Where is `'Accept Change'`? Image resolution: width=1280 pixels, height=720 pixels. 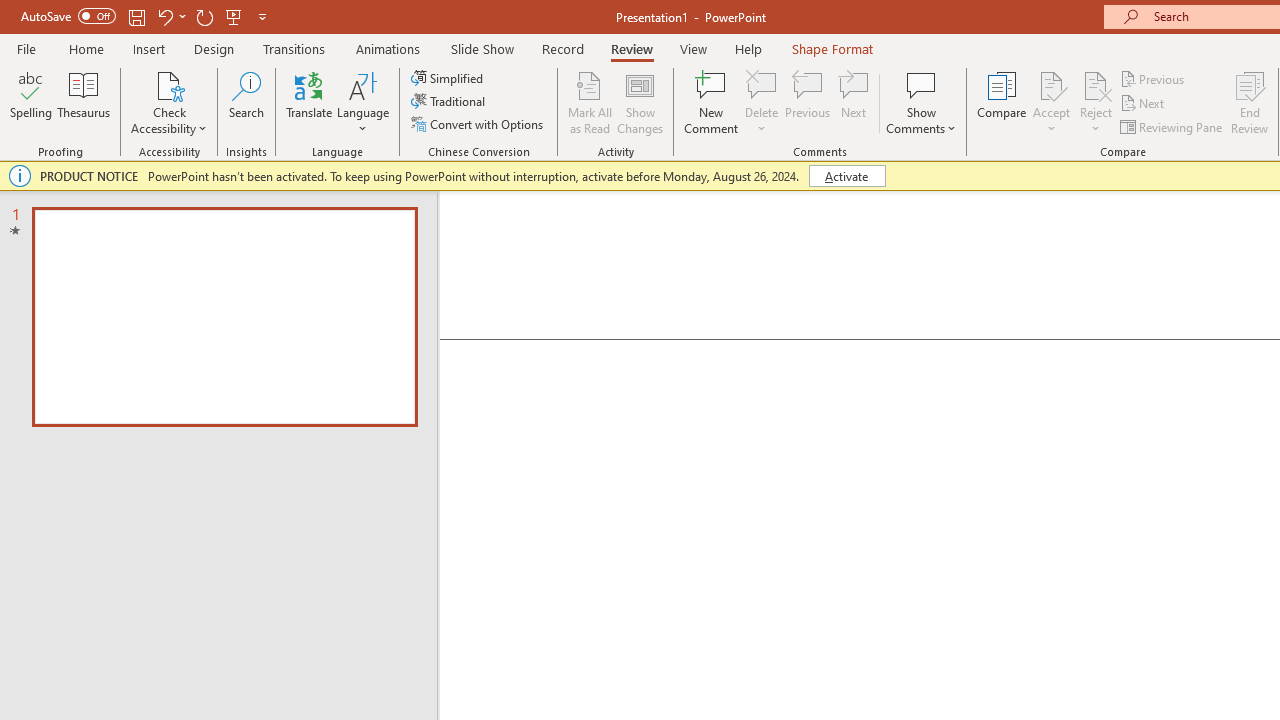
'Accept Change' is located at coordinates (1050, 84).